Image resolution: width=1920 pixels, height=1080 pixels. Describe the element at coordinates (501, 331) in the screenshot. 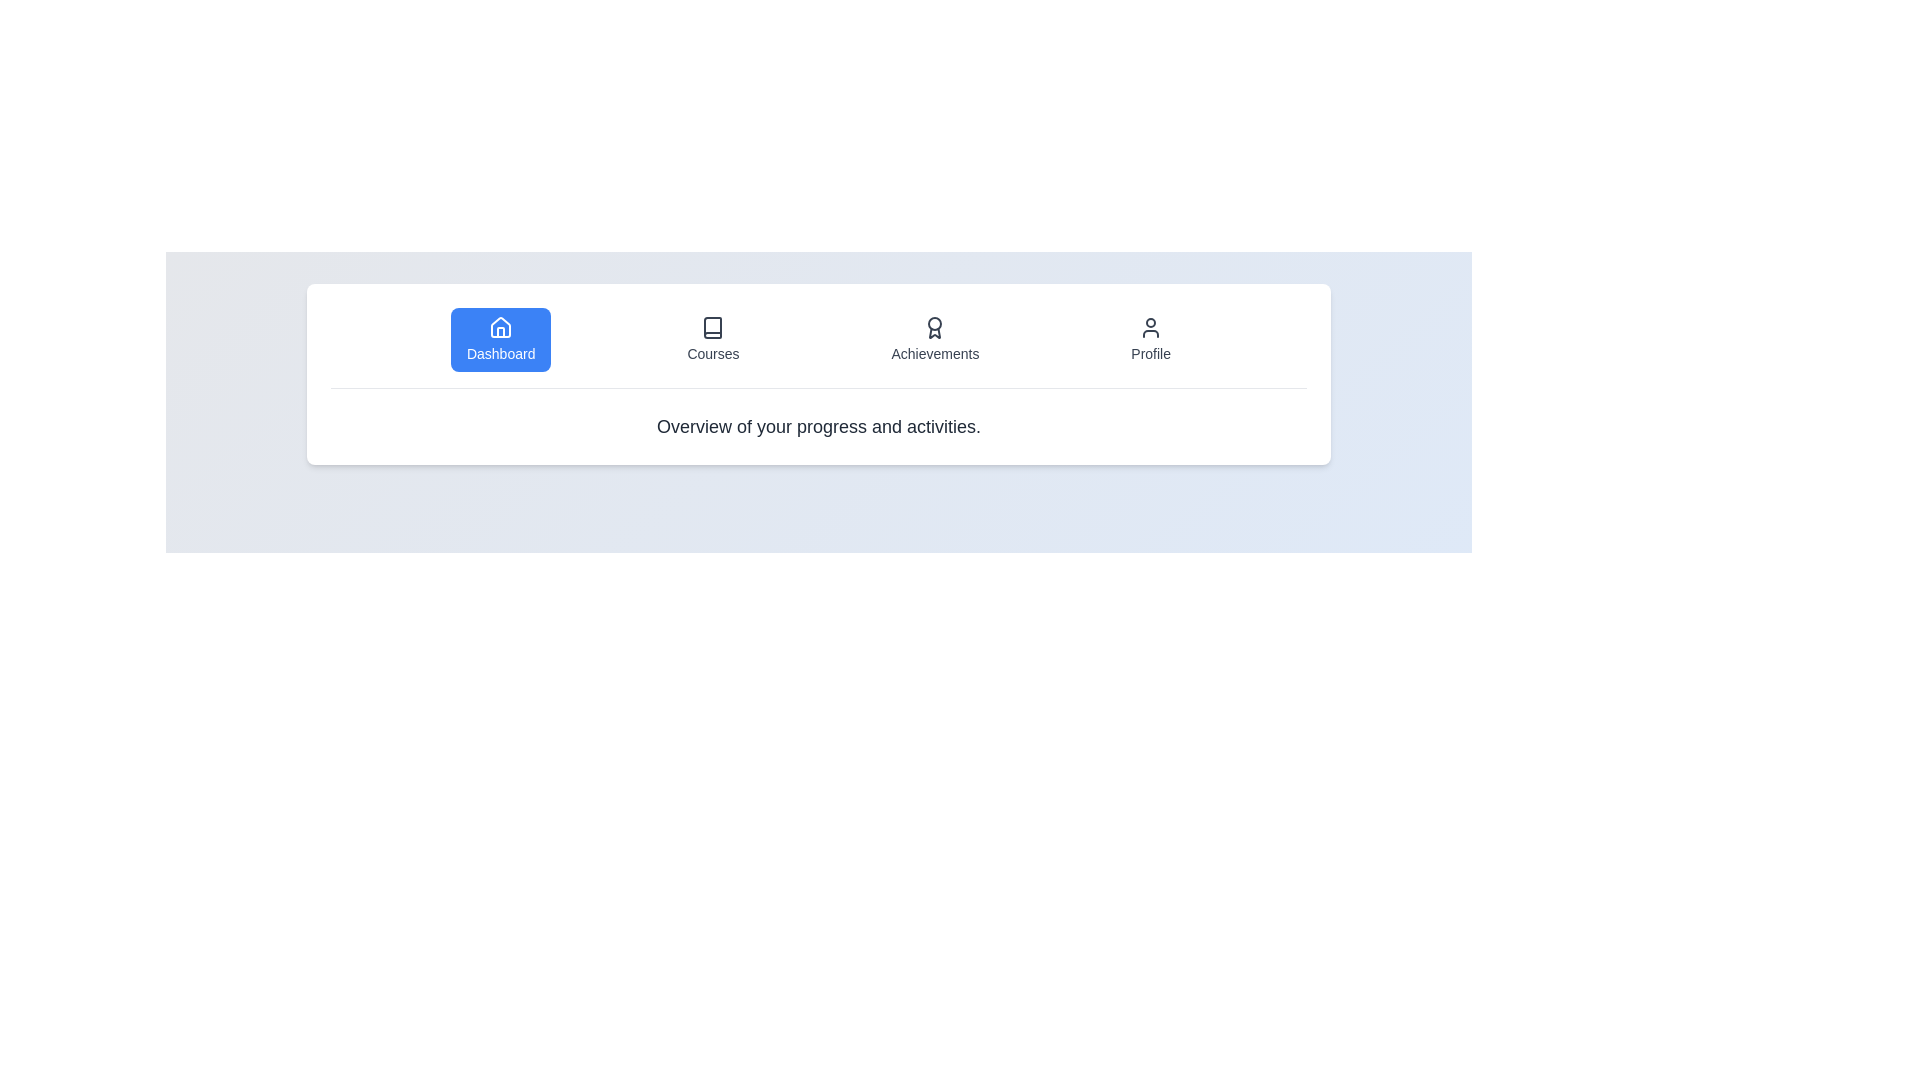

I see `the Dashboard button which contains the home icon indicating the main dashboard section of the interface` at that location.